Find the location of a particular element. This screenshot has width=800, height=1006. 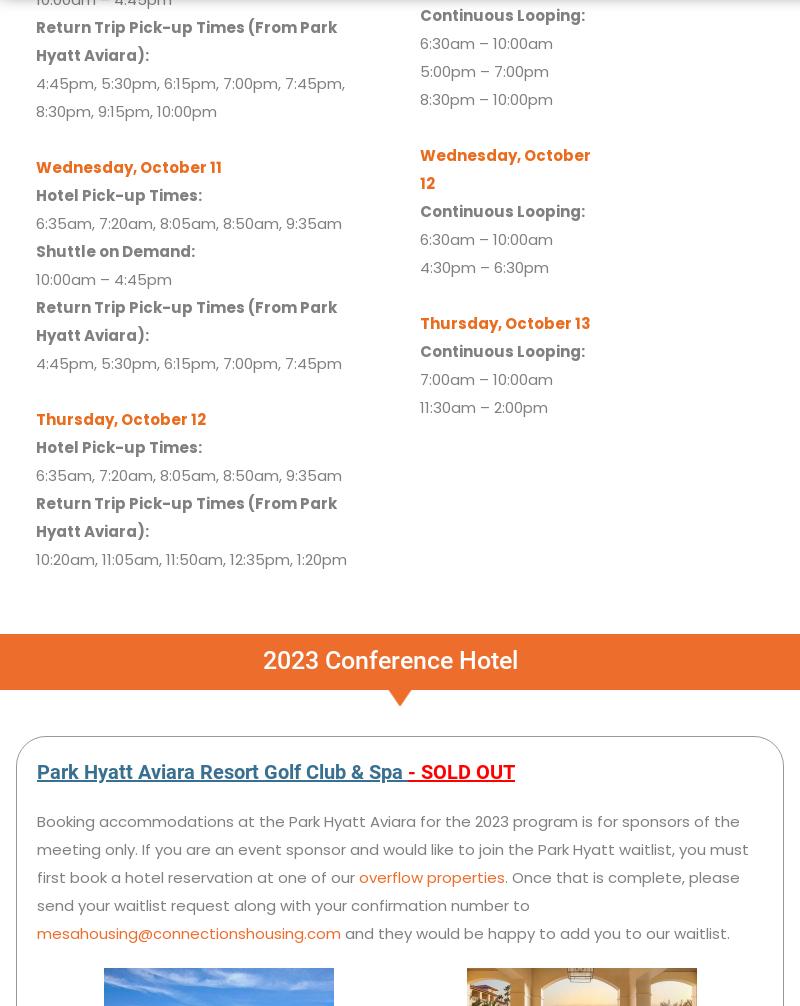

'11:30am – 2:00pm' is located at coordinates (484, 405).